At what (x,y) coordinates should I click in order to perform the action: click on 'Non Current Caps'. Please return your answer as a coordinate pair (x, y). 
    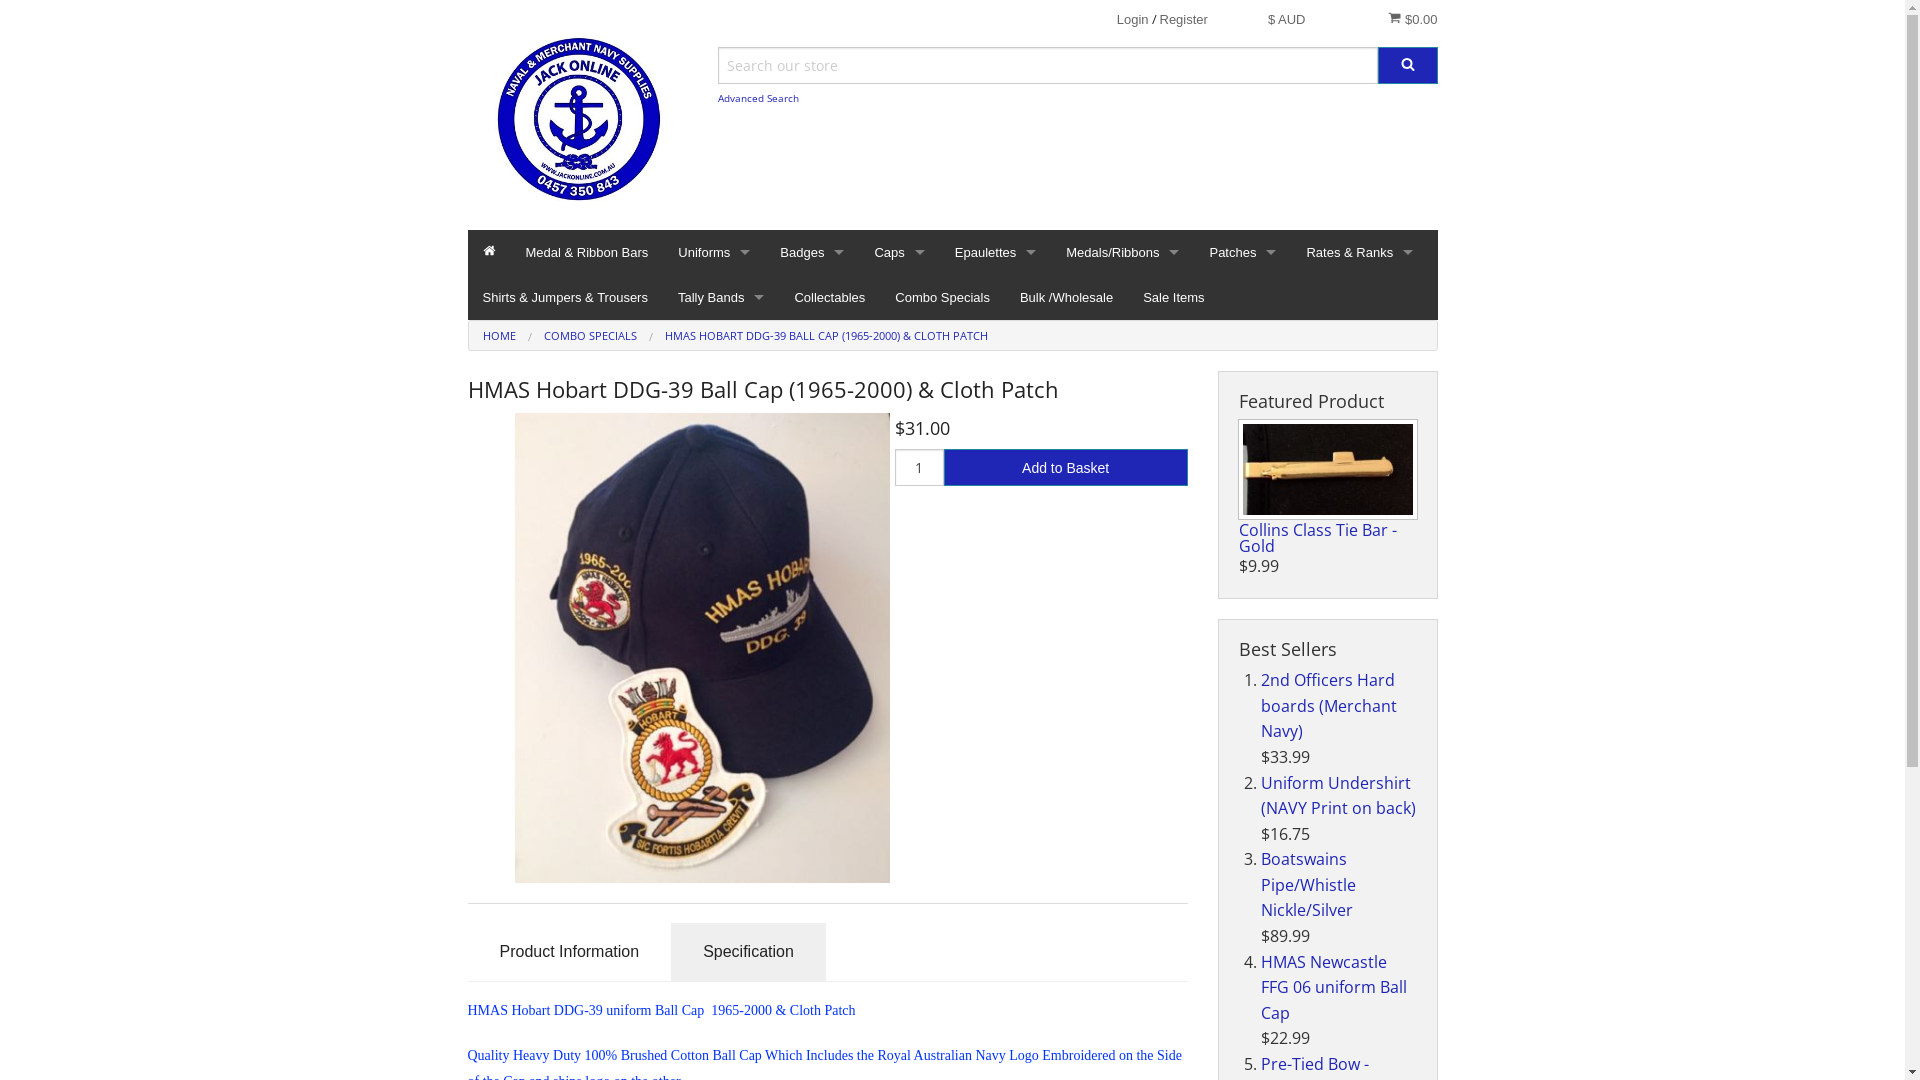
    Looking at the image, I should click on (897, 411).